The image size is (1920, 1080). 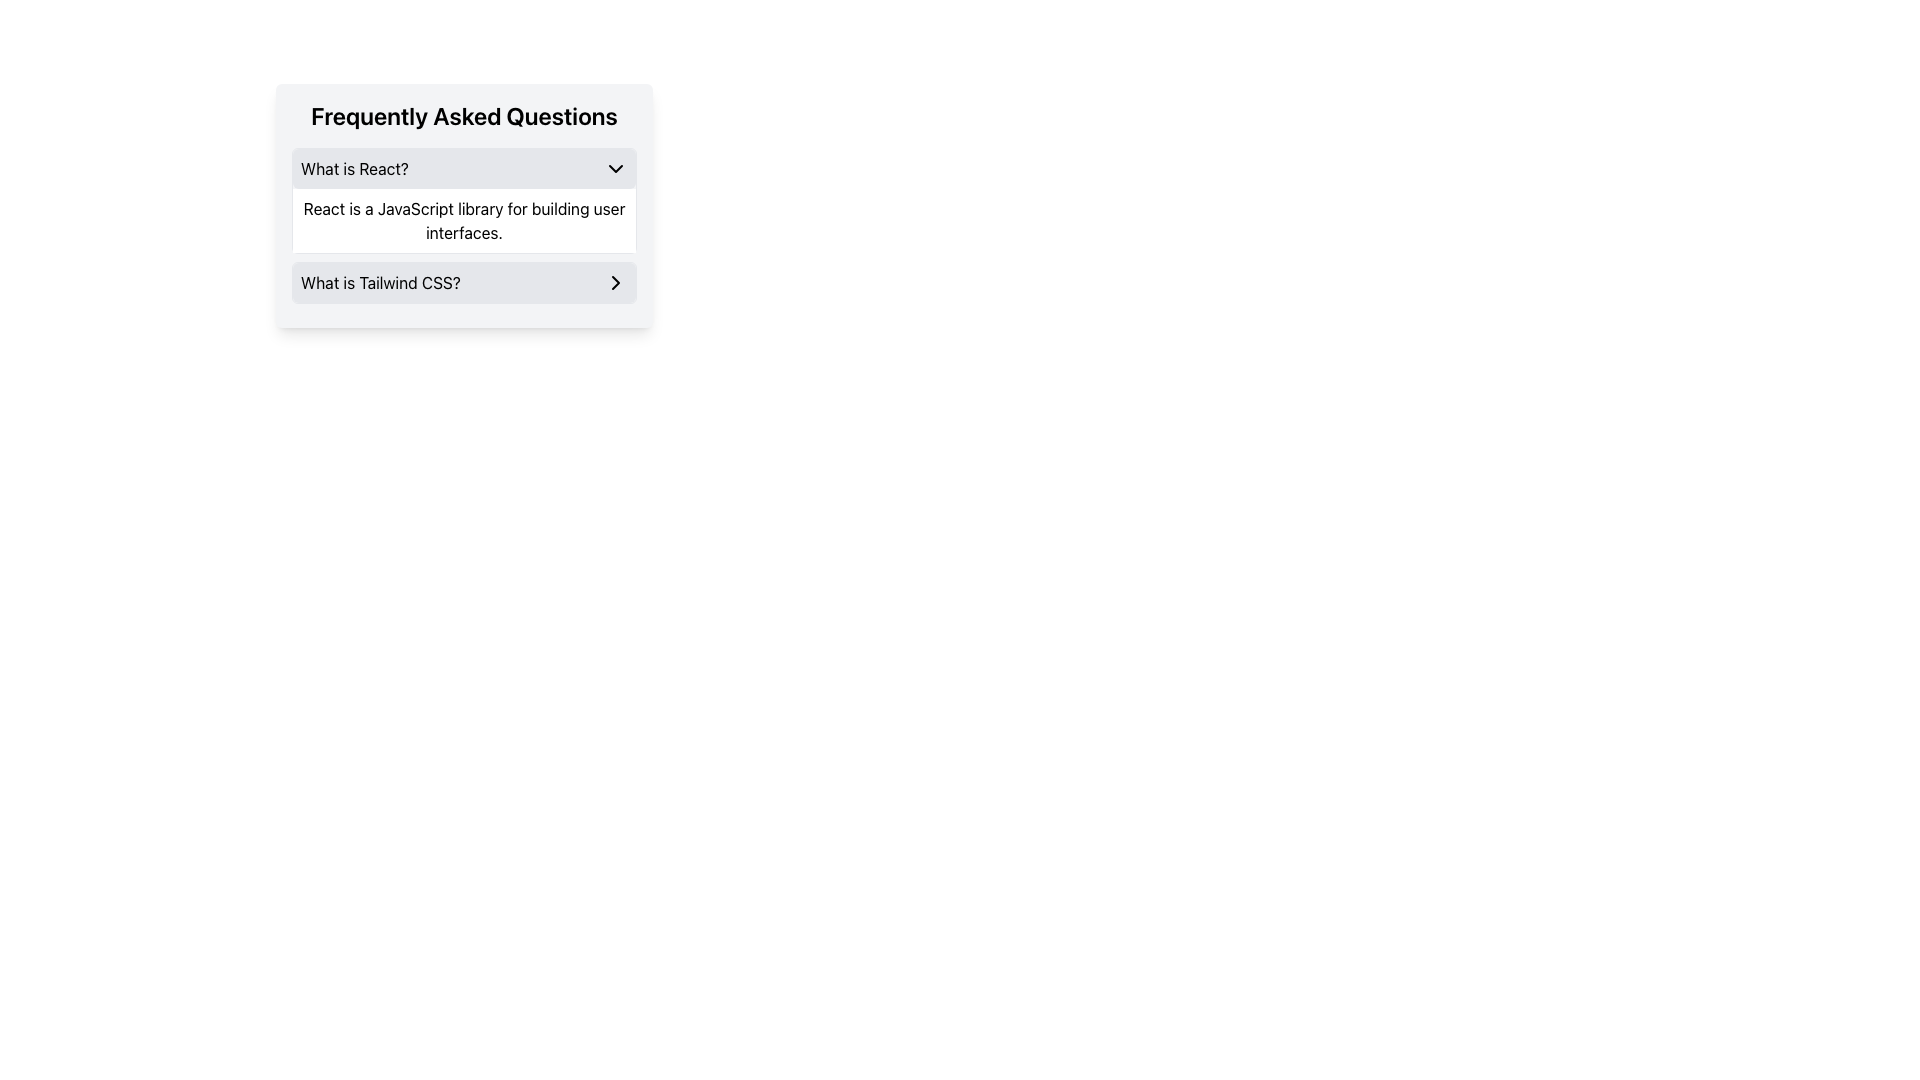 I want to click on the Chevron Arrow icon located to the far right of the 'What is Tailwind CSS?' dropdown list item, so click(x=614, y=282).